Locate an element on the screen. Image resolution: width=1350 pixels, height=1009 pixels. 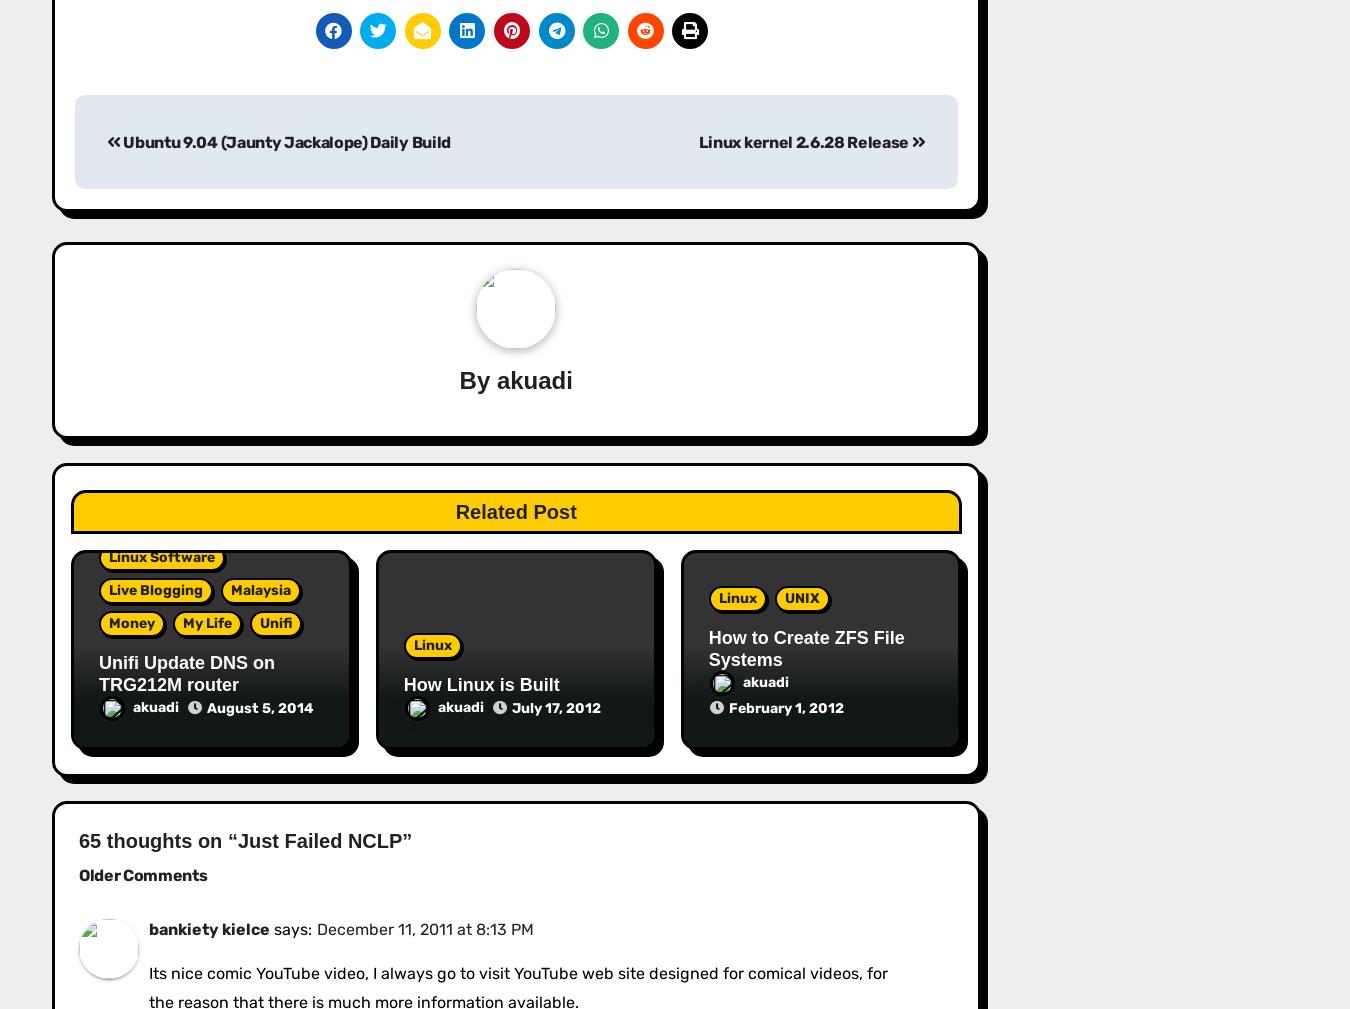
'Email' is located at coordinates (100, 85).